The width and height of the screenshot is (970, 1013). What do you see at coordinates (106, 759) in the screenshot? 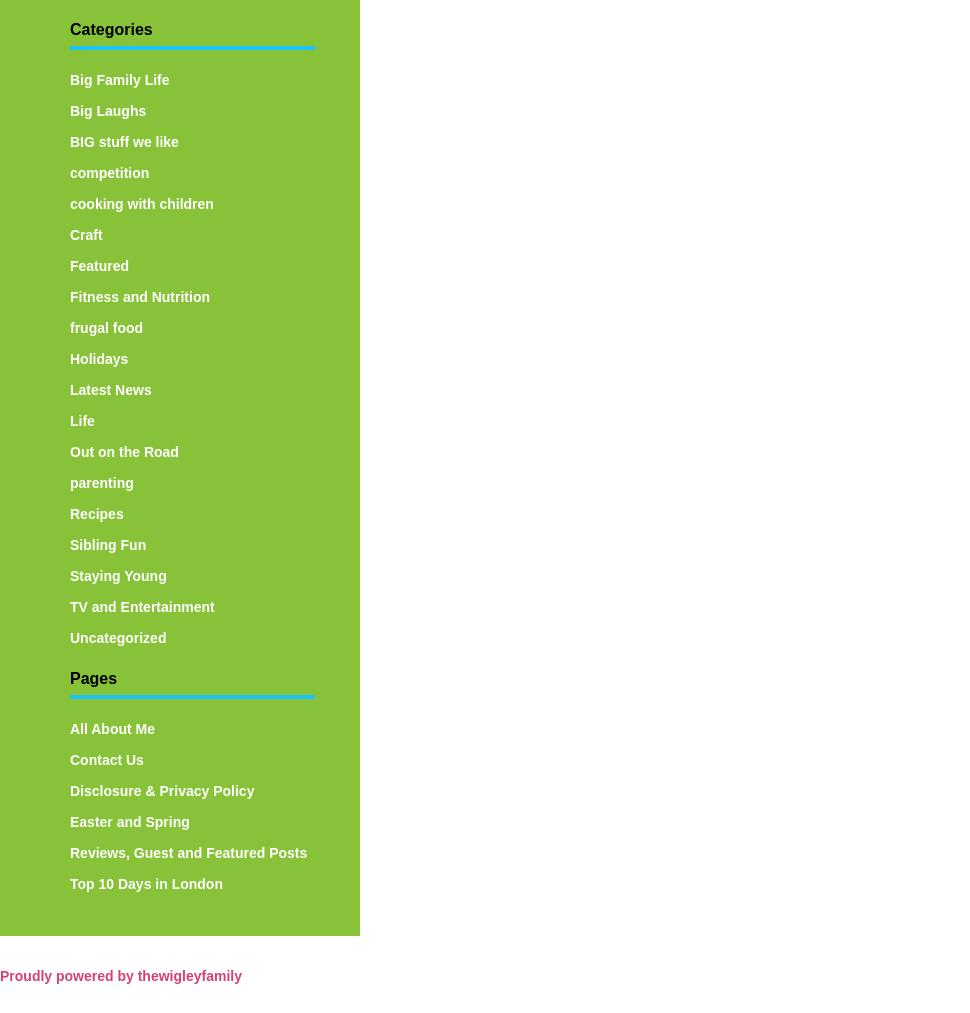
I see `'Contact Us'` at bounding box center [106, 759].